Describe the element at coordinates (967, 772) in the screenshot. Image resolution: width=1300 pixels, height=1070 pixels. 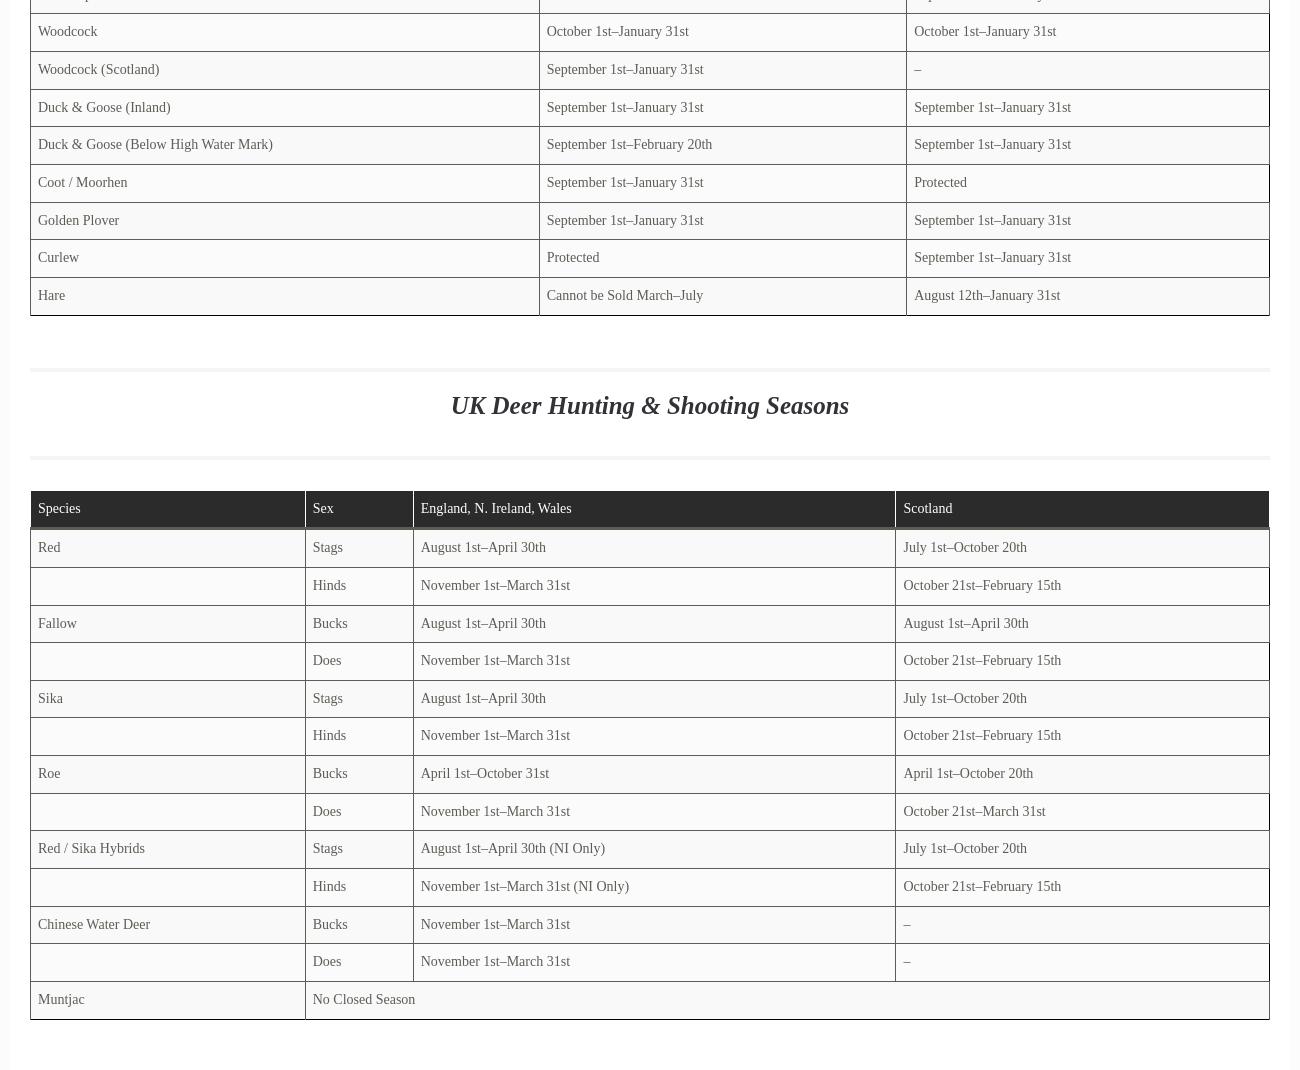
I see `'April 1st–October 20th'` at that location.